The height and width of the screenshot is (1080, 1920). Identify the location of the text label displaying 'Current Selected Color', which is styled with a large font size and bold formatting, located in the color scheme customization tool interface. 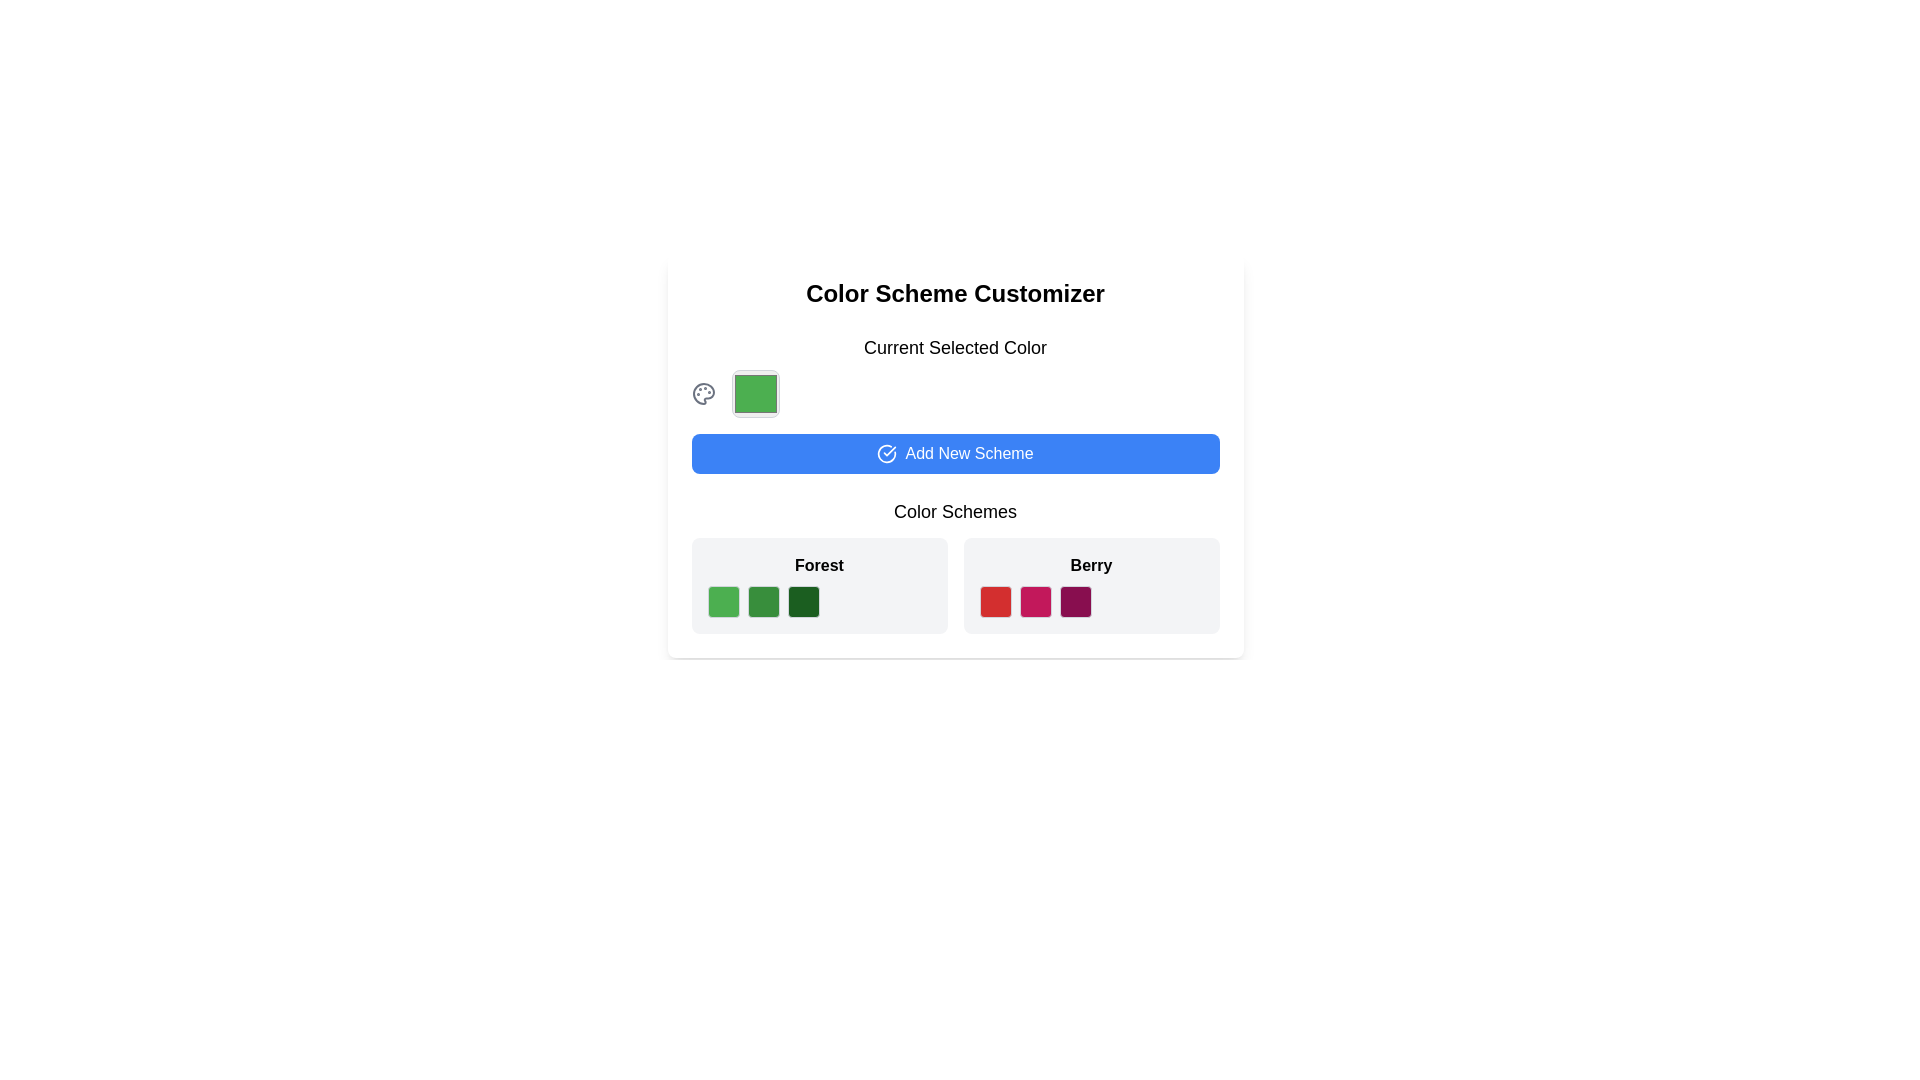
(954, 346).